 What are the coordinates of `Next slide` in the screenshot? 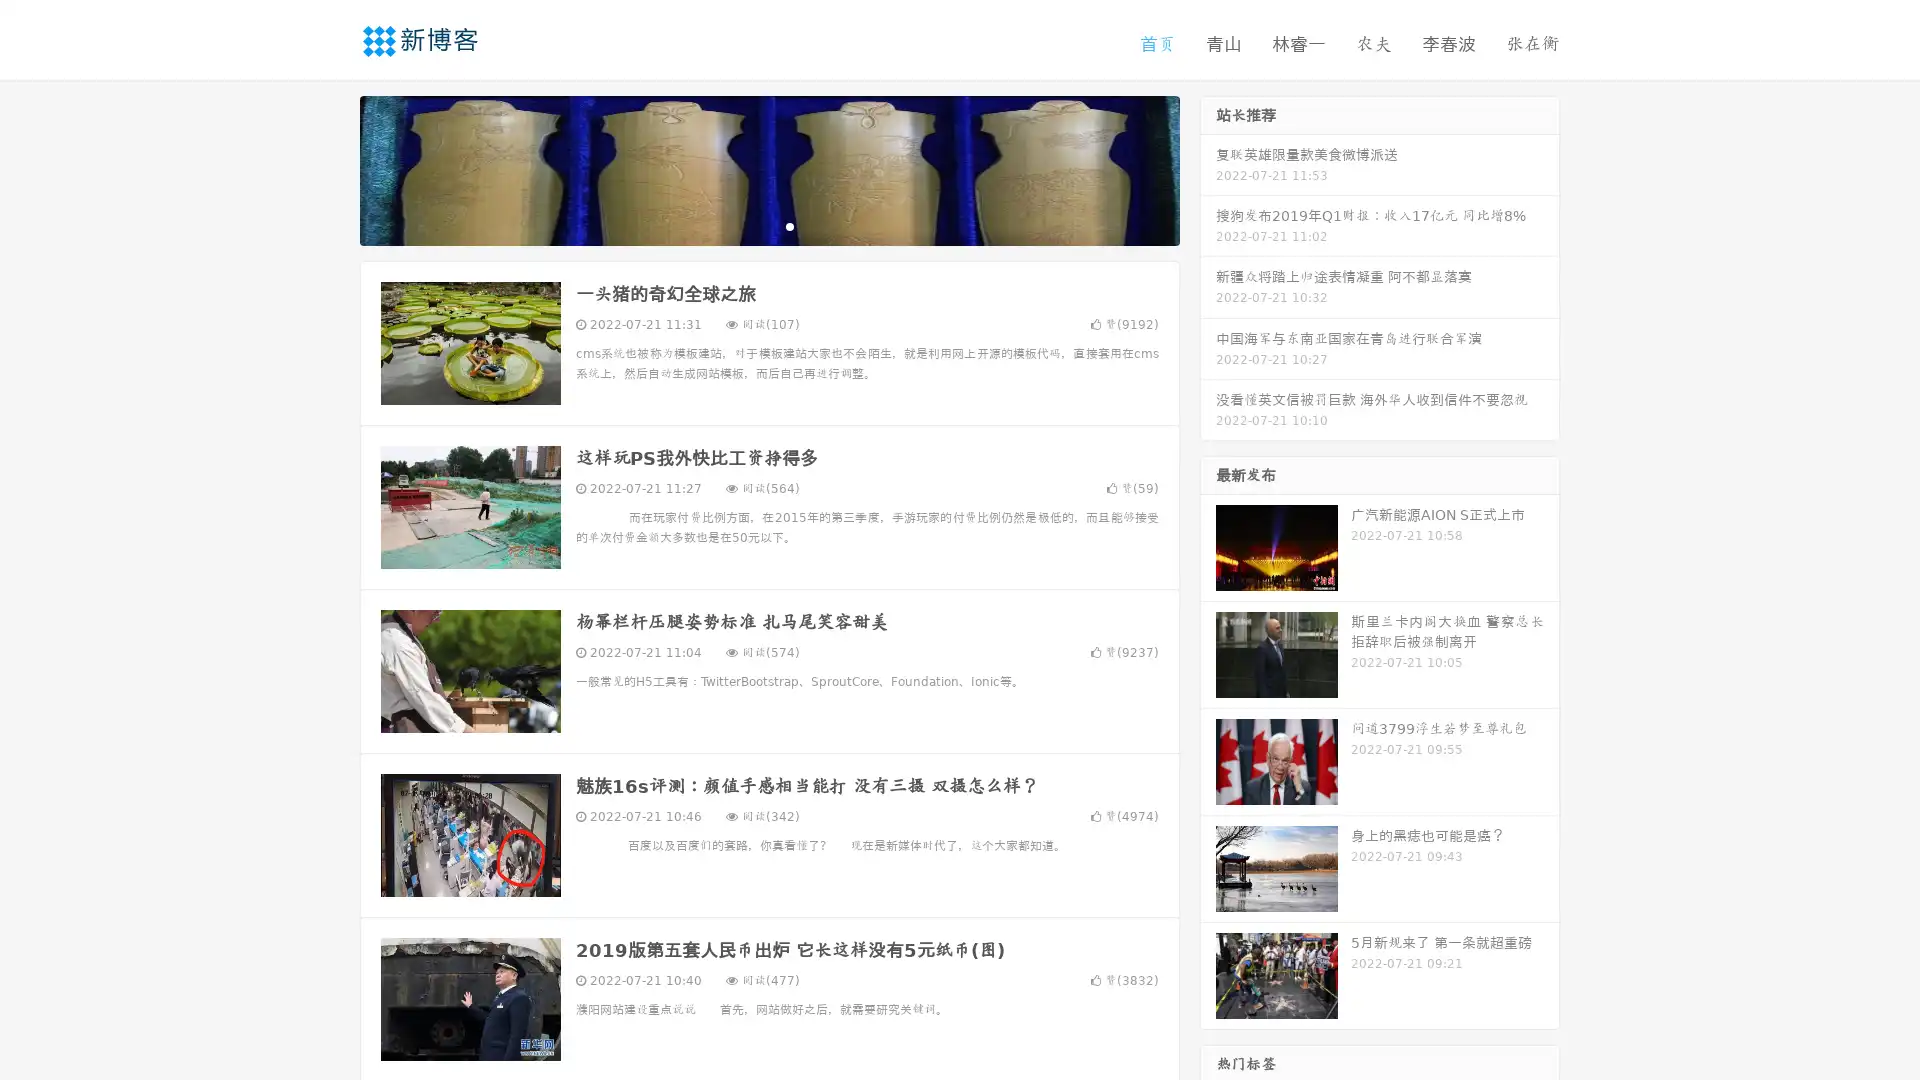 It's located at (1208, 168).